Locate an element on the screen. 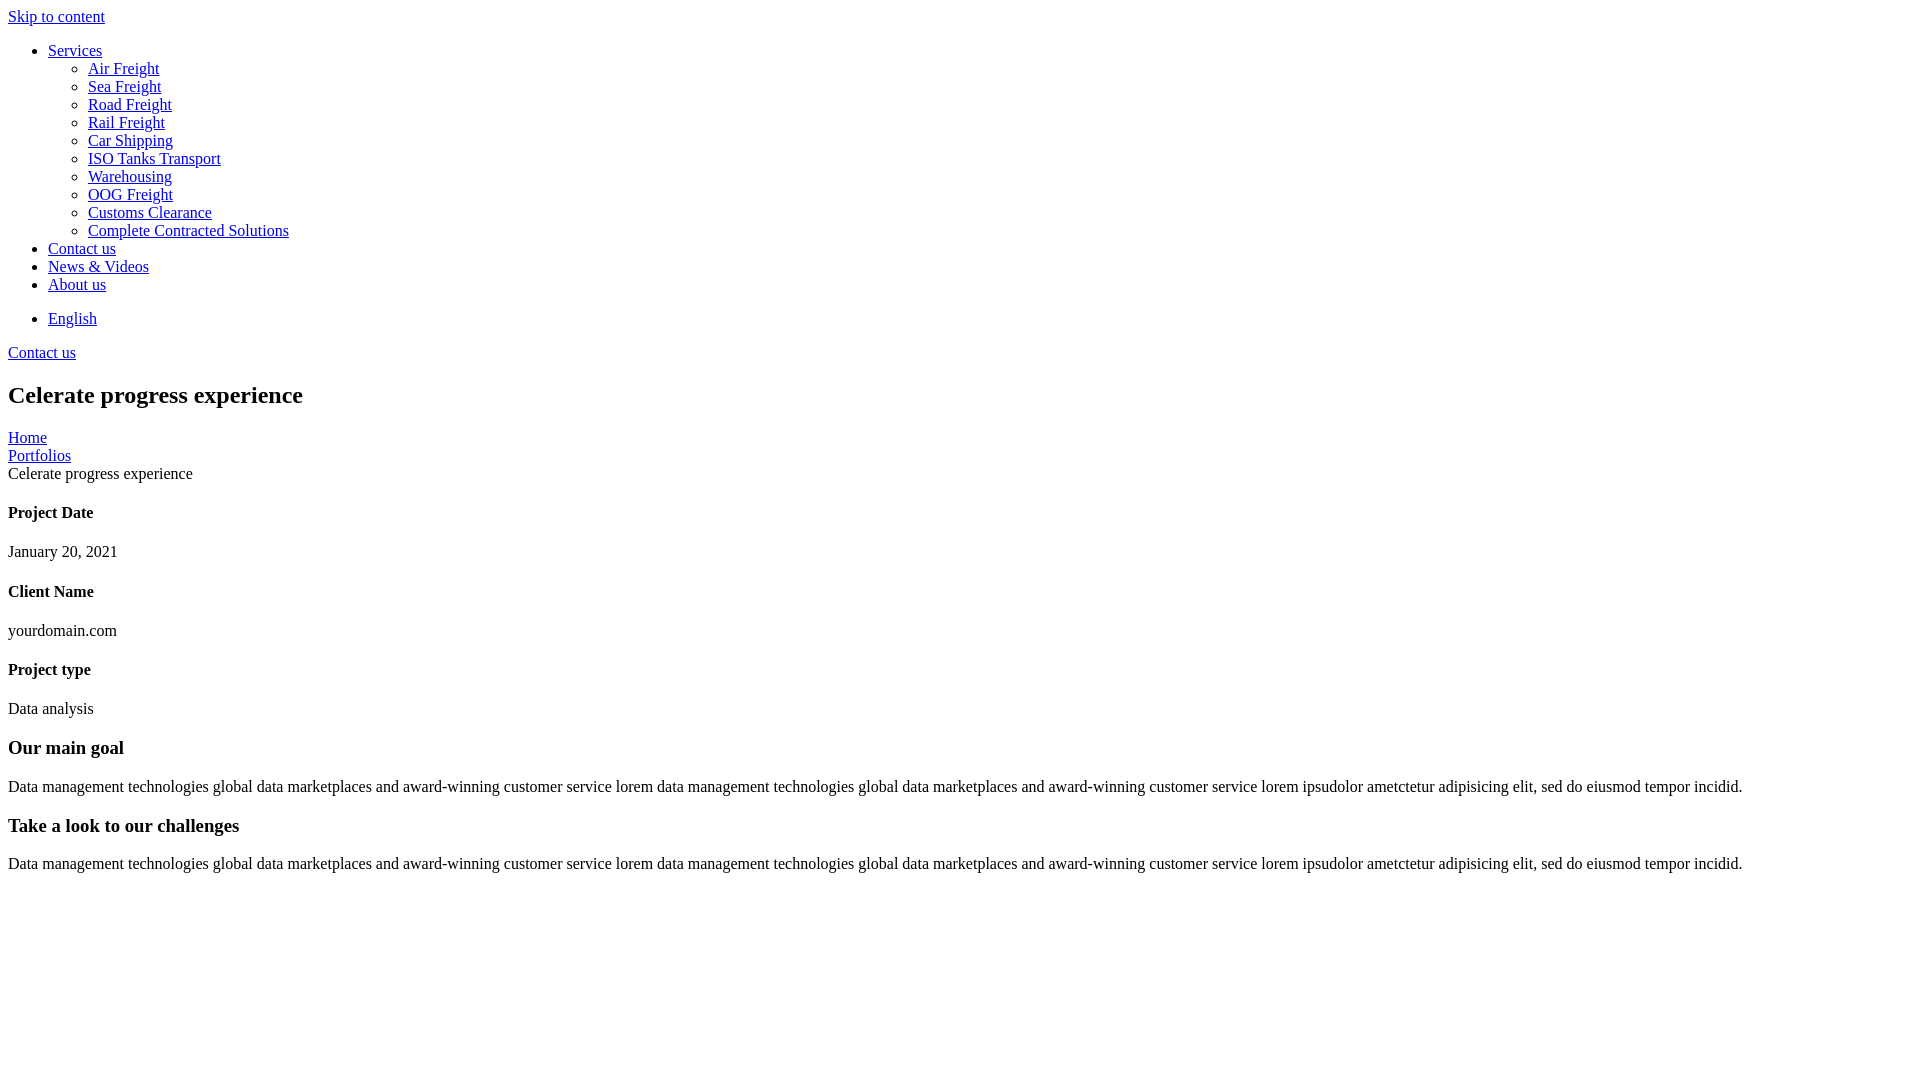 This screenshot has width=1920, height=1080. 'Car Shipping' is located at coordinates (86, 140).